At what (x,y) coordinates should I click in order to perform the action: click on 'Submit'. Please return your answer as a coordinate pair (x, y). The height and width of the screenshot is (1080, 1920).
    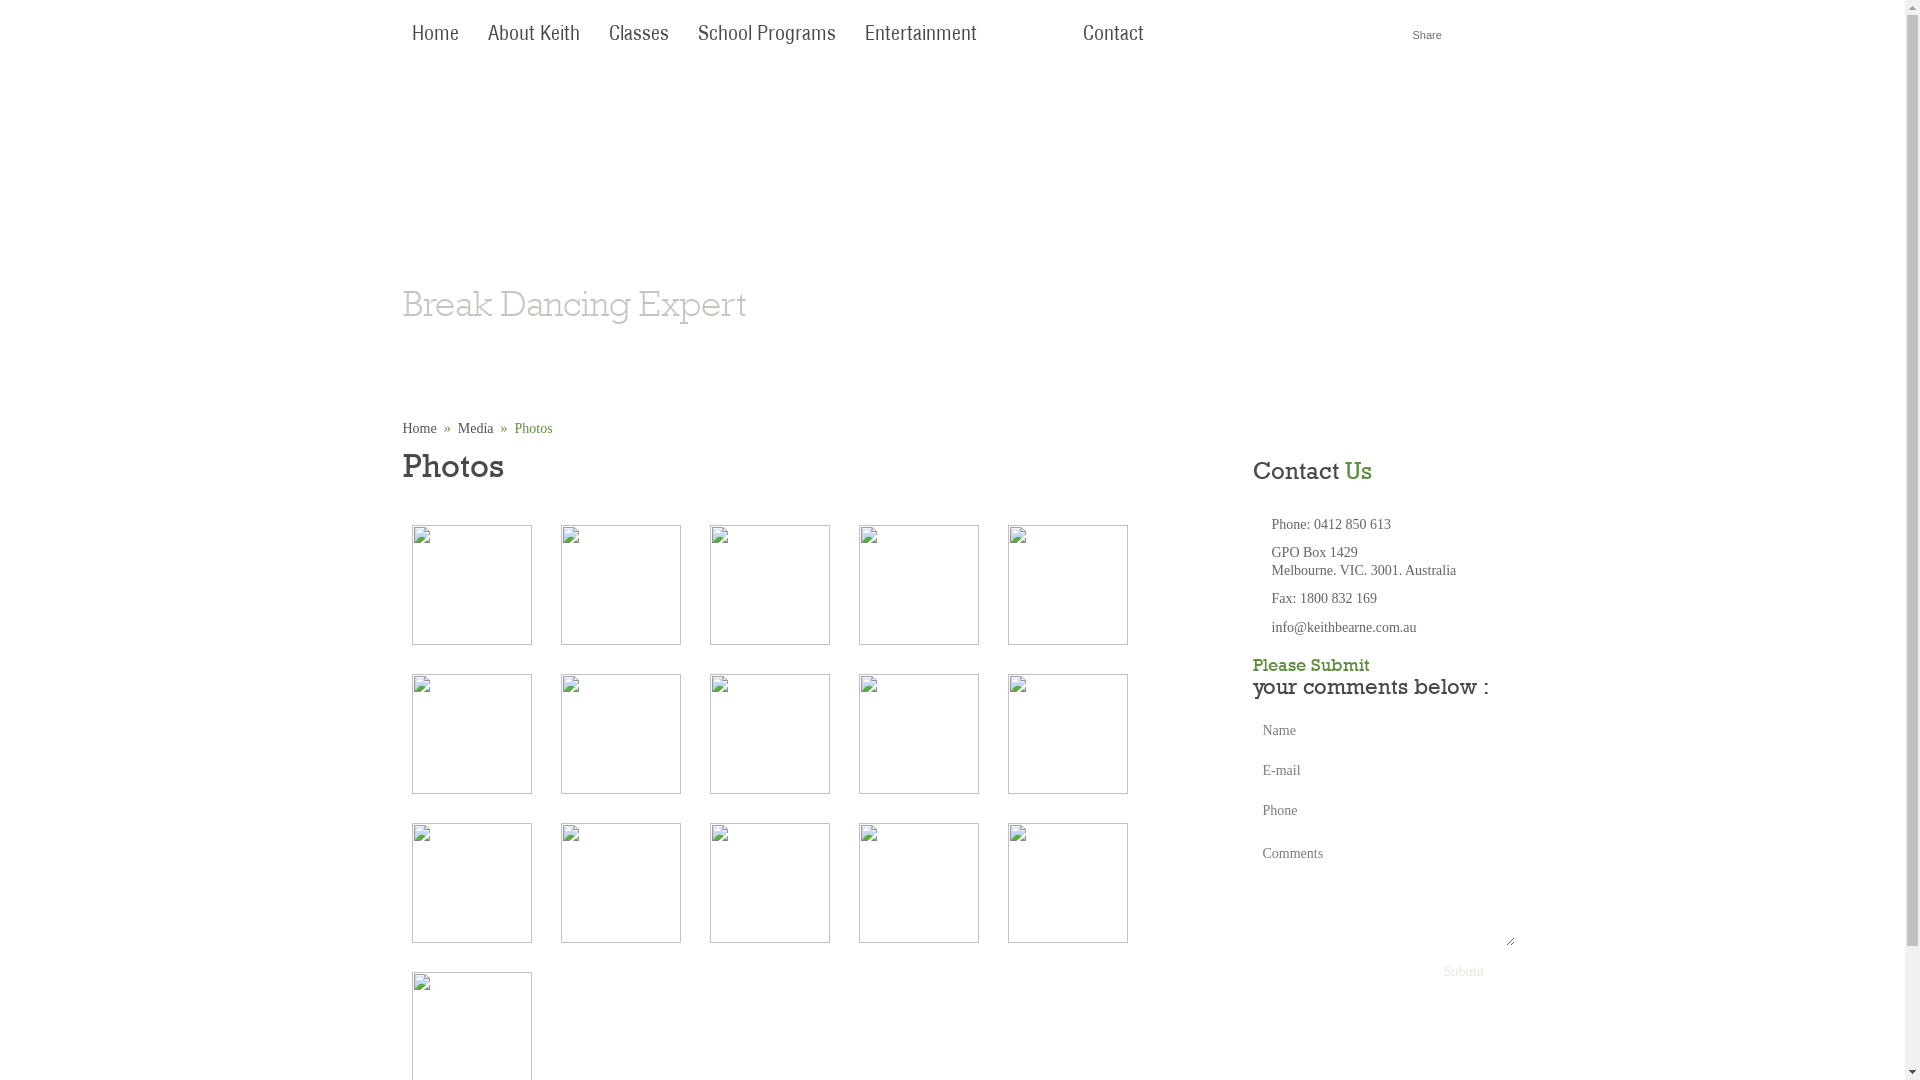
    Looking at the image, I should click on (1464, 971).